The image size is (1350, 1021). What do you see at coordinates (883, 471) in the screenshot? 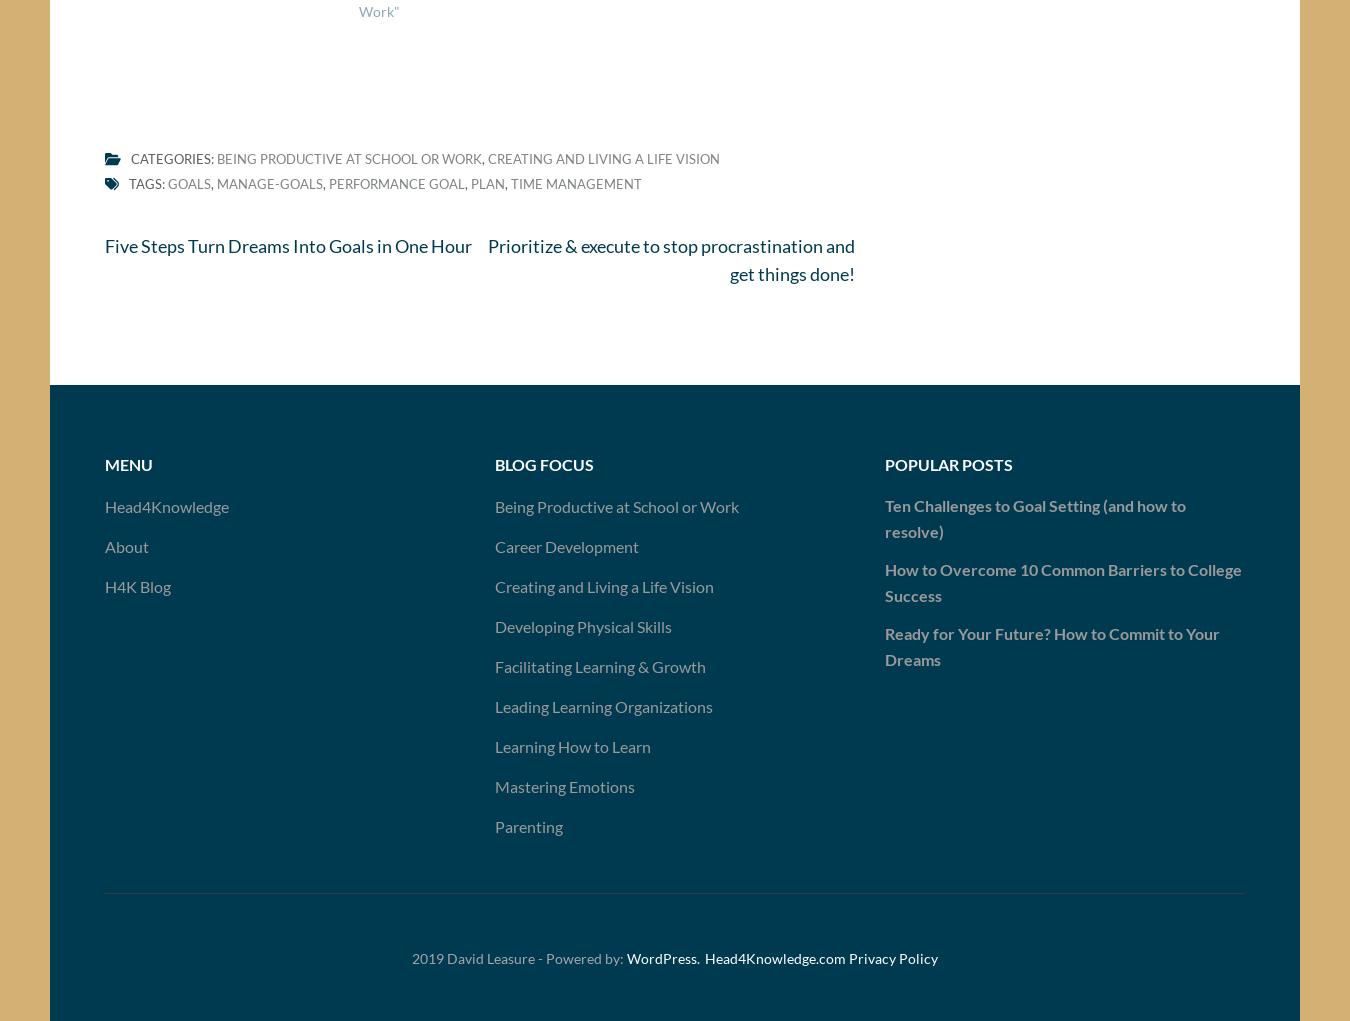
I see `'Popular Posts'` at bounding box center [883, 471].